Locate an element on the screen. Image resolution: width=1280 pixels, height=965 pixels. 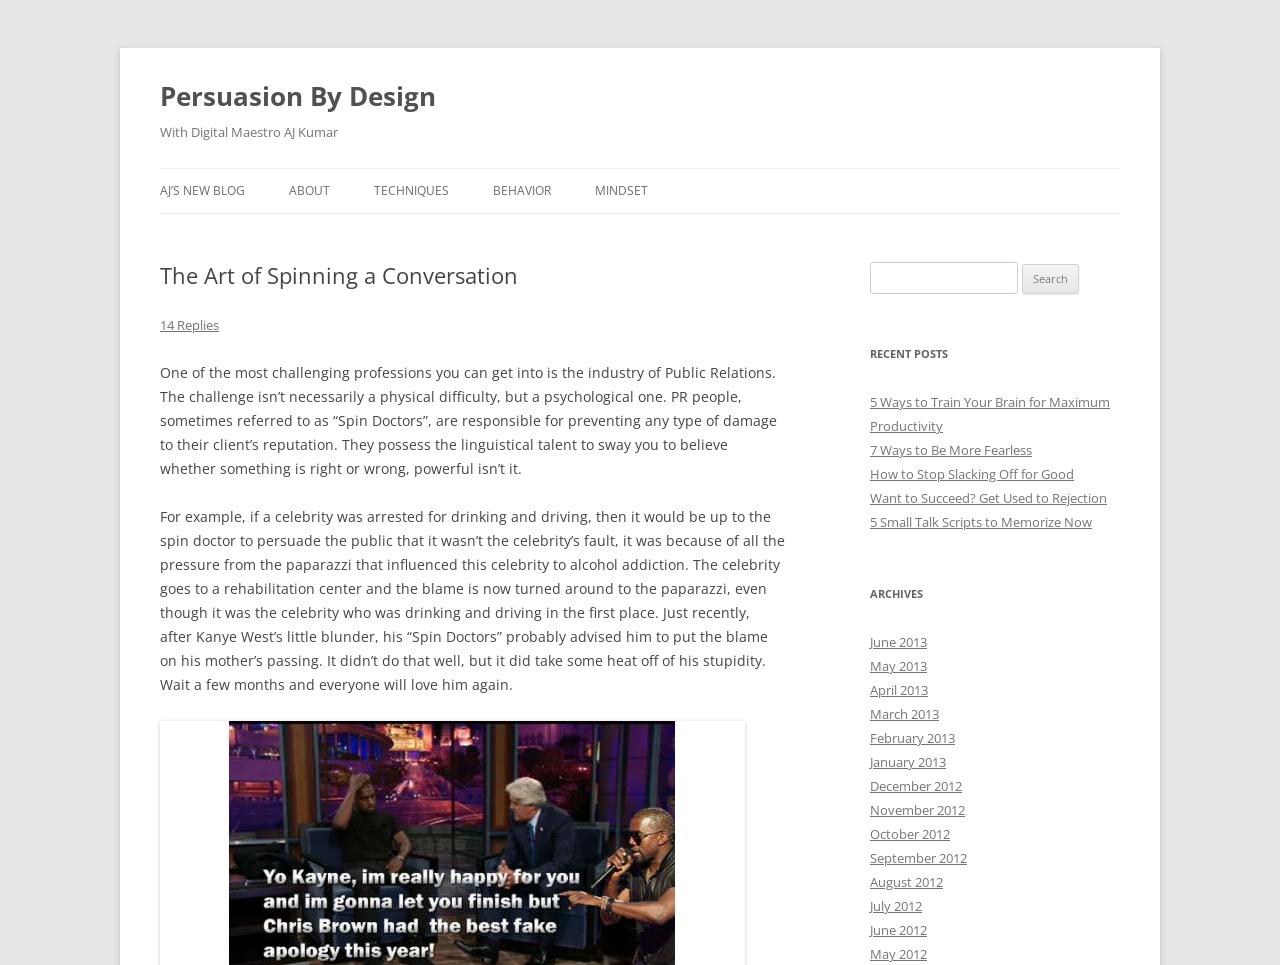
'5 Small Talk Scripts to Memorize Now' is located at coordinates (980, 520).